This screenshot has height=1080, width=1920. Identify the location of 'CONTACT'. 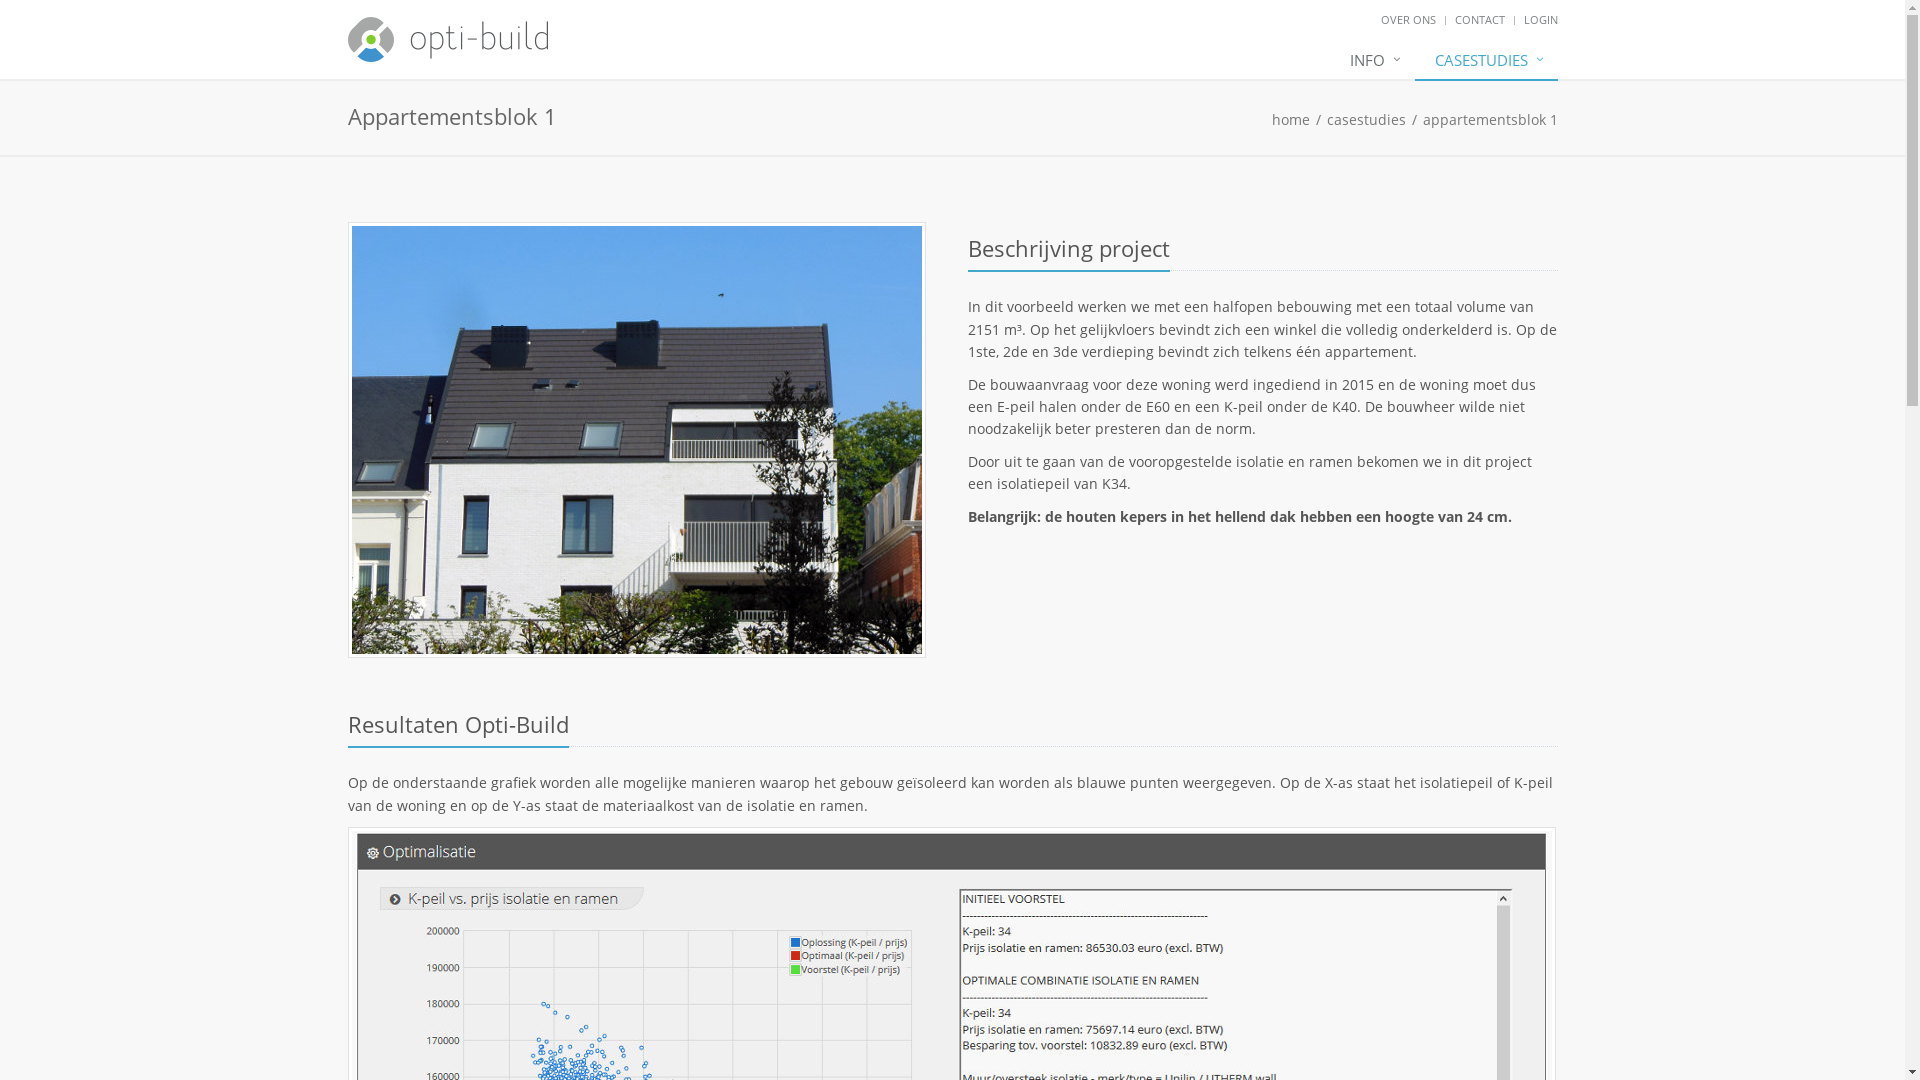
(1478, 19).